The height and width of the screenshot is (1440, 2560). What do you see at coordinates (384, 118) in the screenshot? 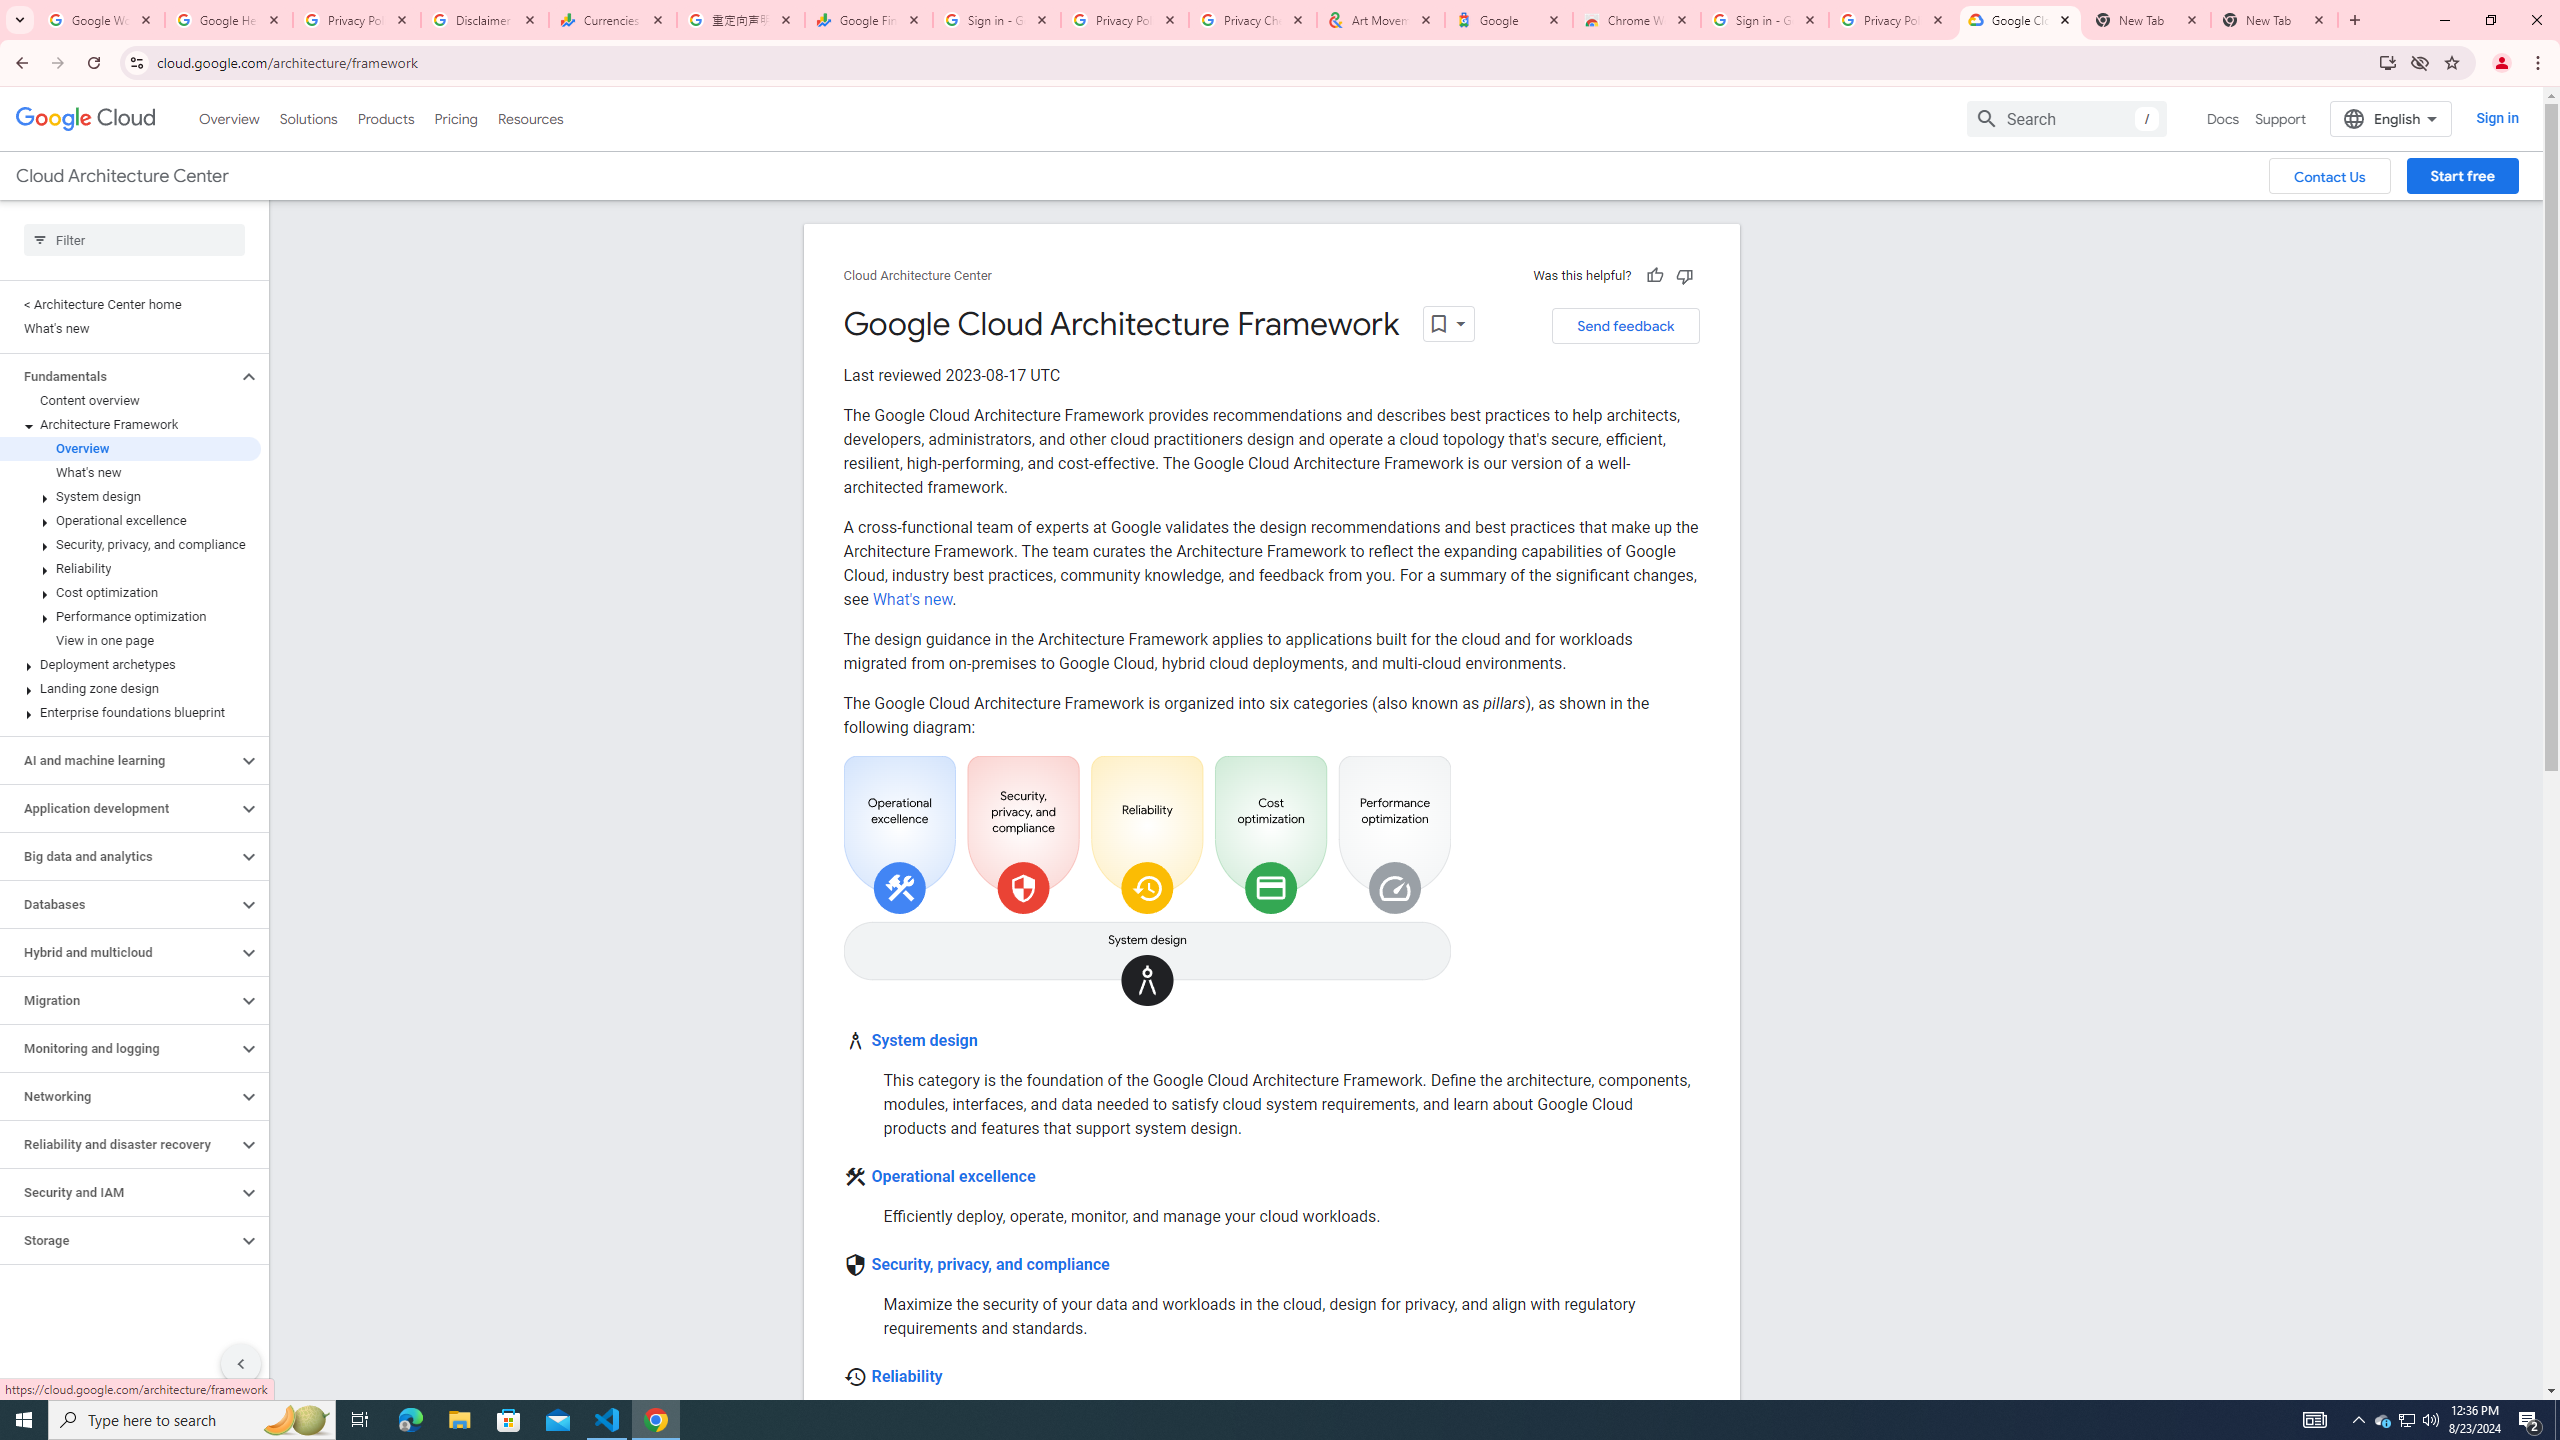
I see `'Products'` at bounding box center [384, 118].